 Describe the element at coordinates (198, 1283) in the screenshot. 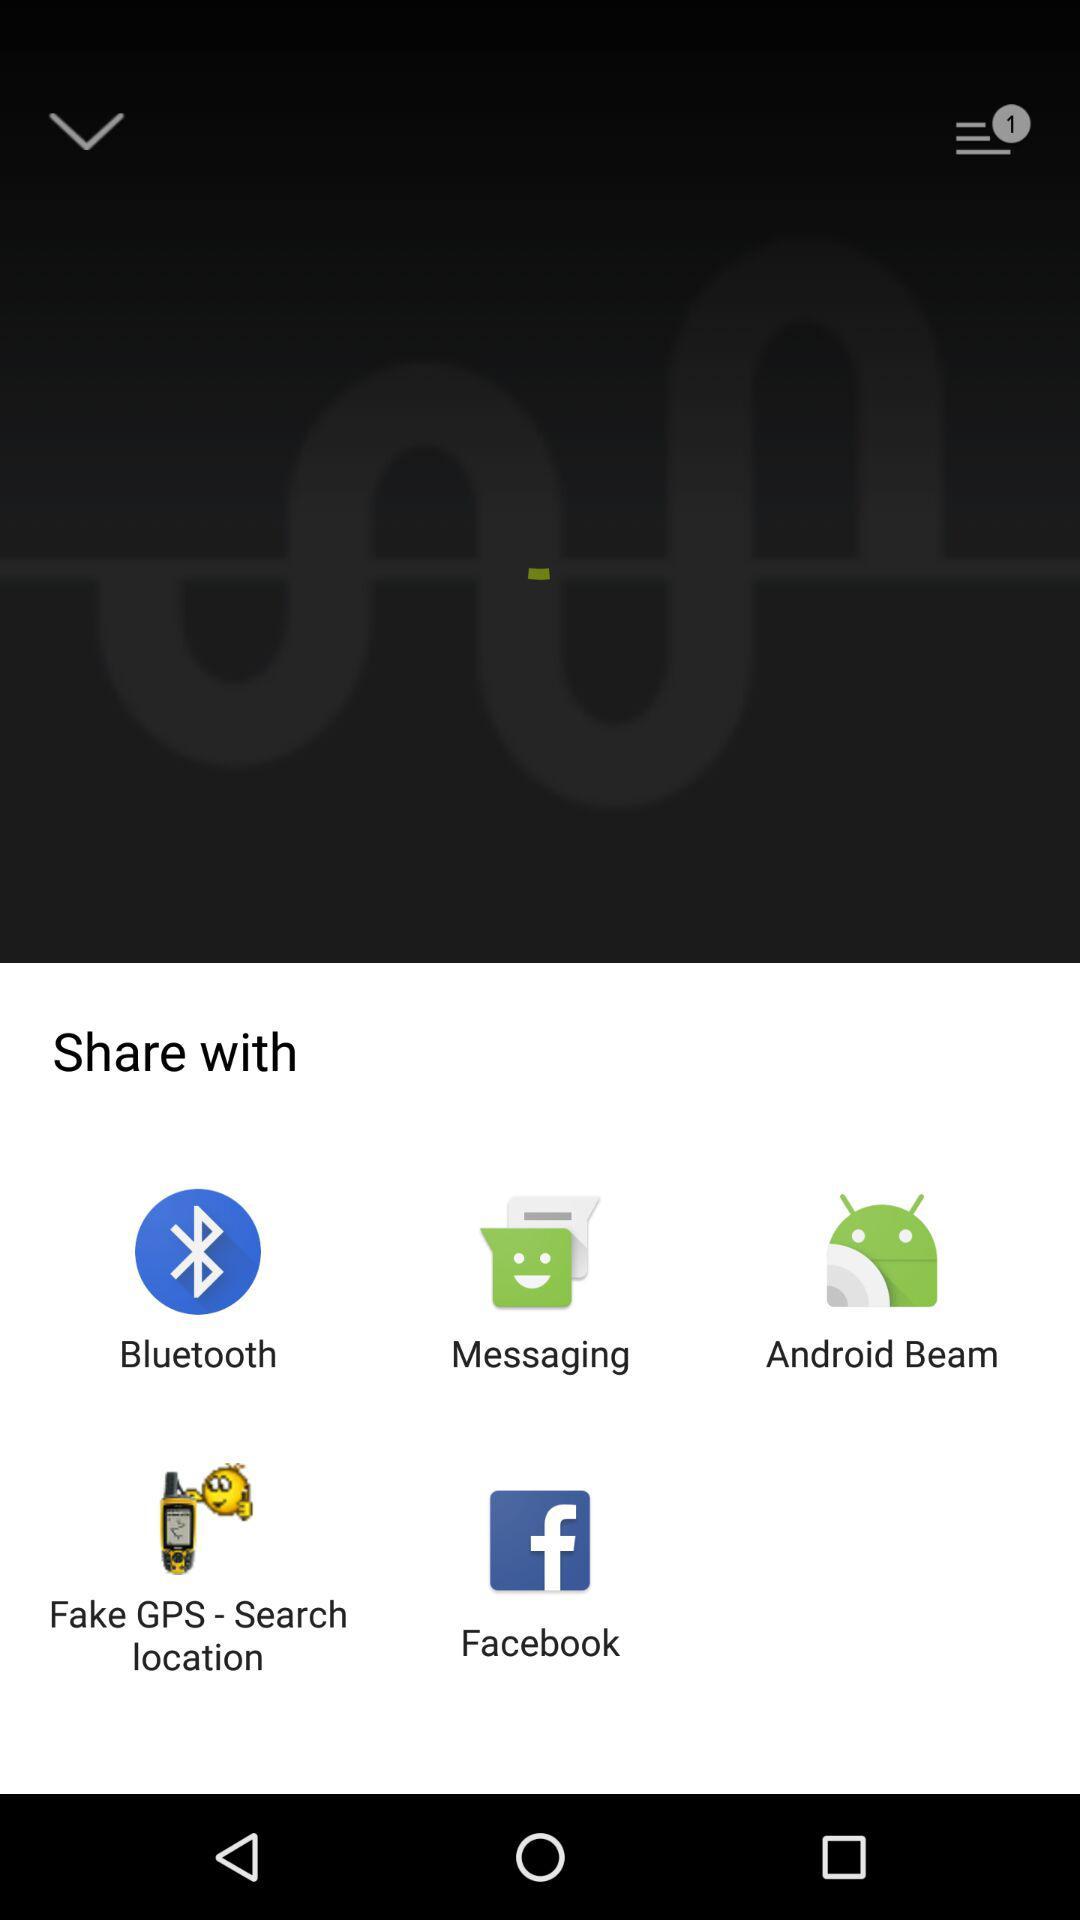

I see `the bluetooth icon` at that location.